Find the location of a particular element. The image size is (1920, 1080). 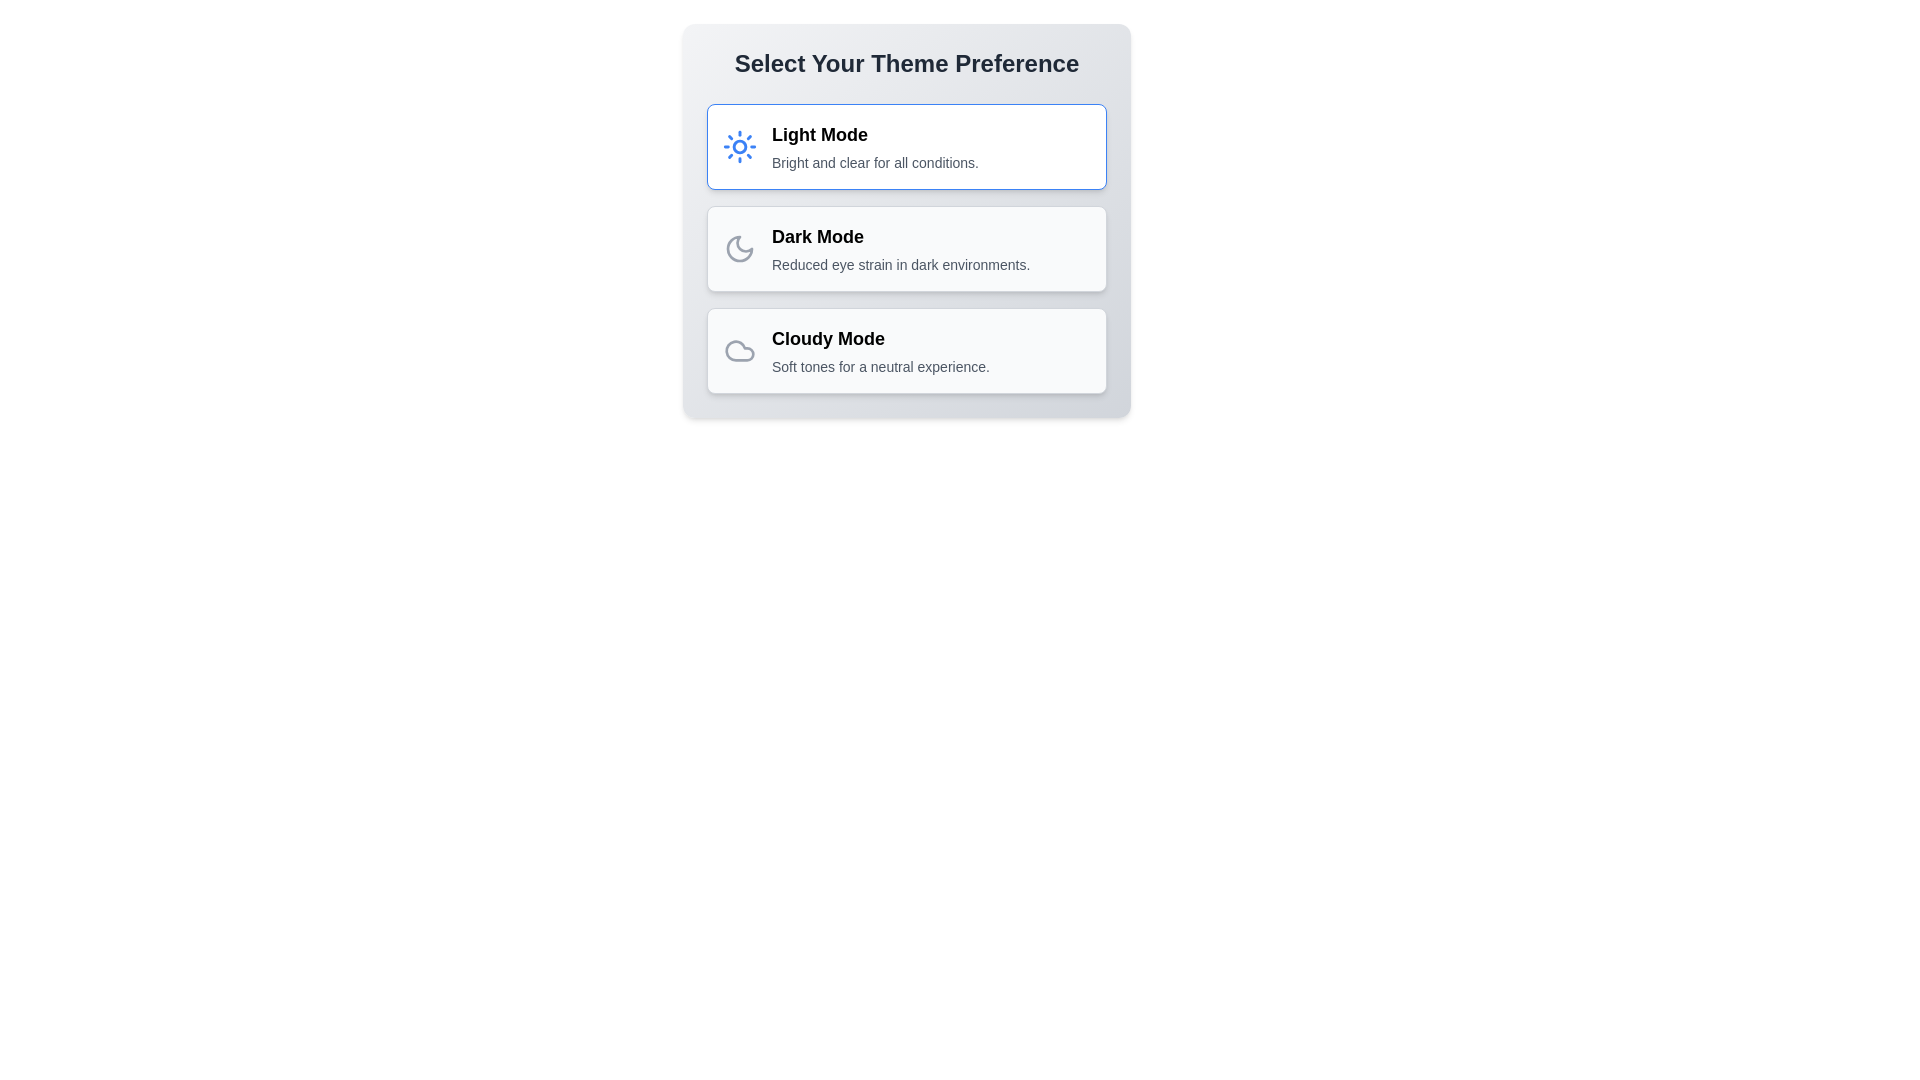

the minimalist gray cloud icon located on the left side of the 'Cloudy Mode' option in the theme selection list is located at coordinates (738, 350).